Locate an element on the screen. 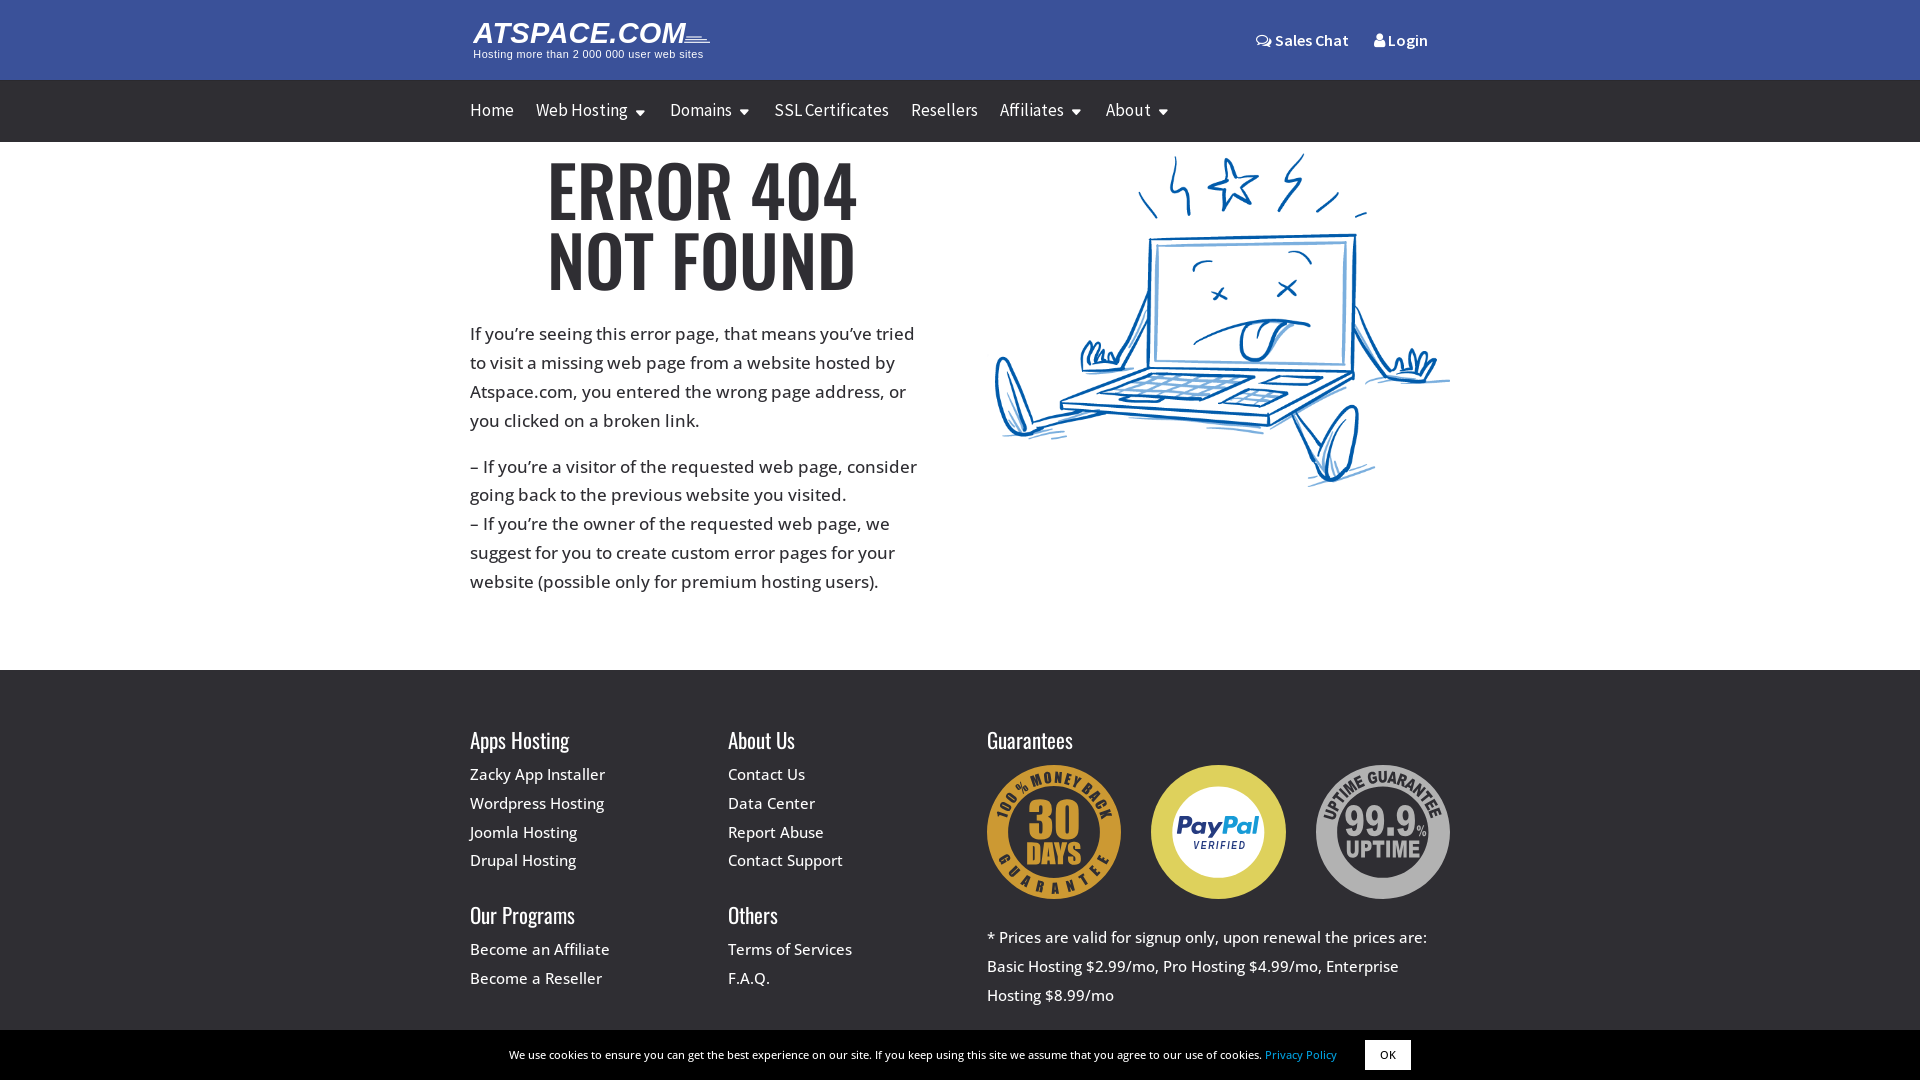  'F.A.Q.' is located at coordinates (727, 977).